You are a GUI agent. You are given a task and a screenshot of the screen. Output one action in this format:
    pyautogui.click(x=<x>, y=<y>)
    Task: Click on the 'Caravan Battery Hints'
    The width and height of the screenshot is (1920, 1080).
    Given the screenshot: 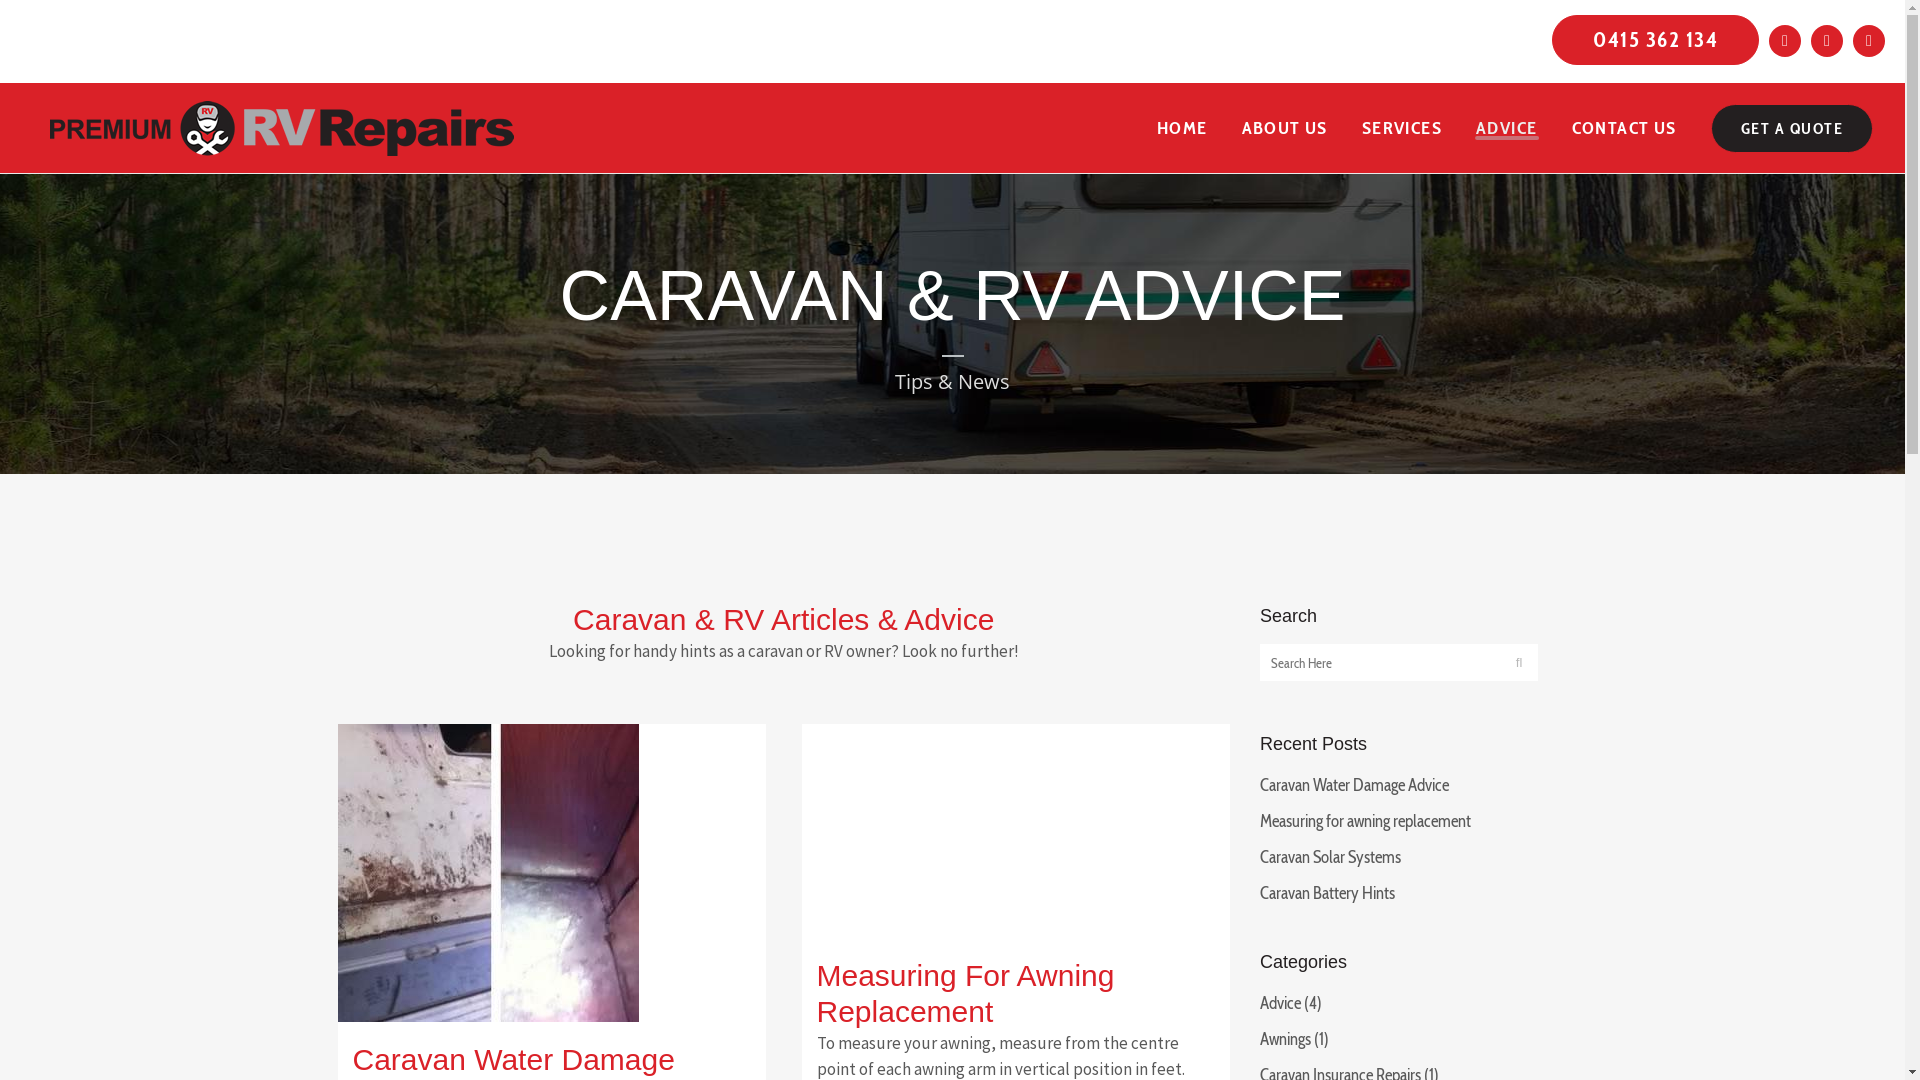 What is the action you would take?
    pyautogui.click(x=1327, y=892)
    